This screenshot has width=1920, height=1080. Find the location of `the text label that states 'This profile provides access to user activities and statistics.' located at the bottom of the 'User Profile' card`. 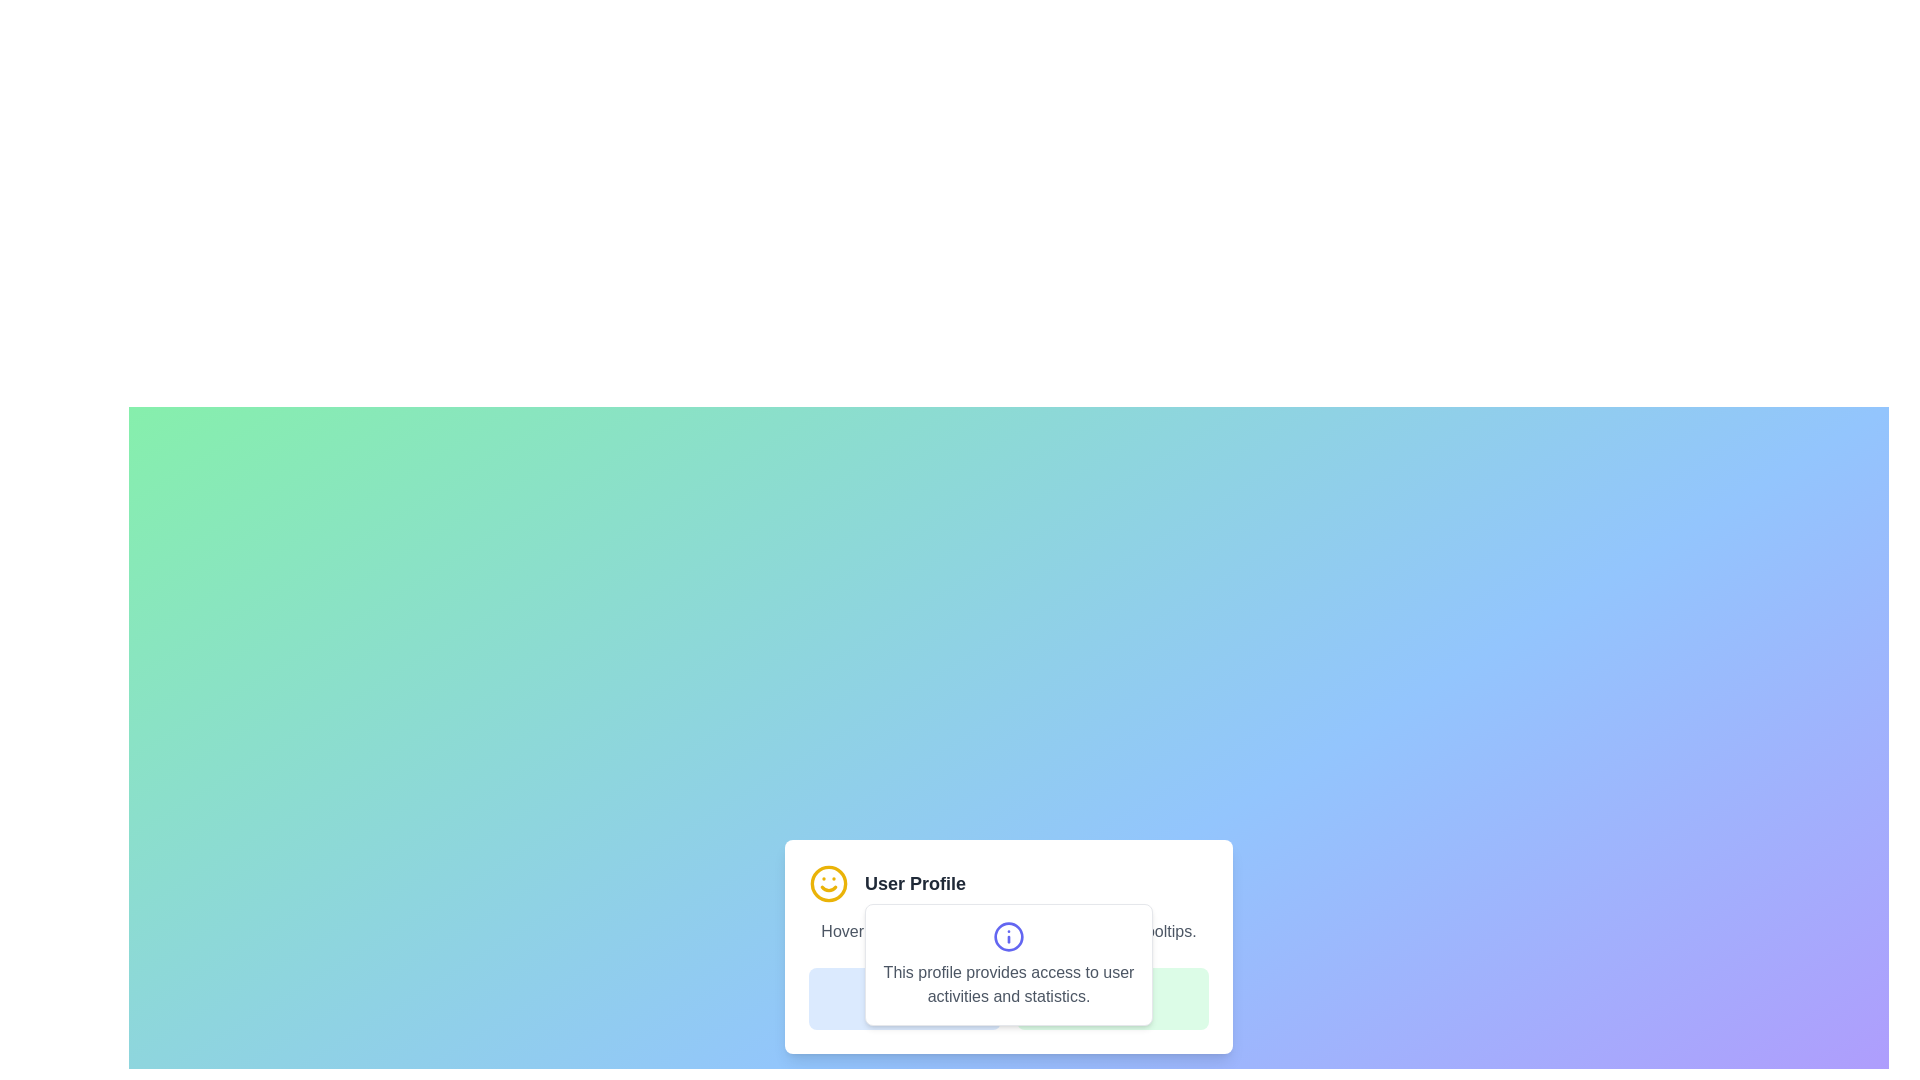

the text label that states 'This profile provides access to user activities and statistics.' located at the bottom of the 'User Profile' card is located at coordinates (1008, 999).